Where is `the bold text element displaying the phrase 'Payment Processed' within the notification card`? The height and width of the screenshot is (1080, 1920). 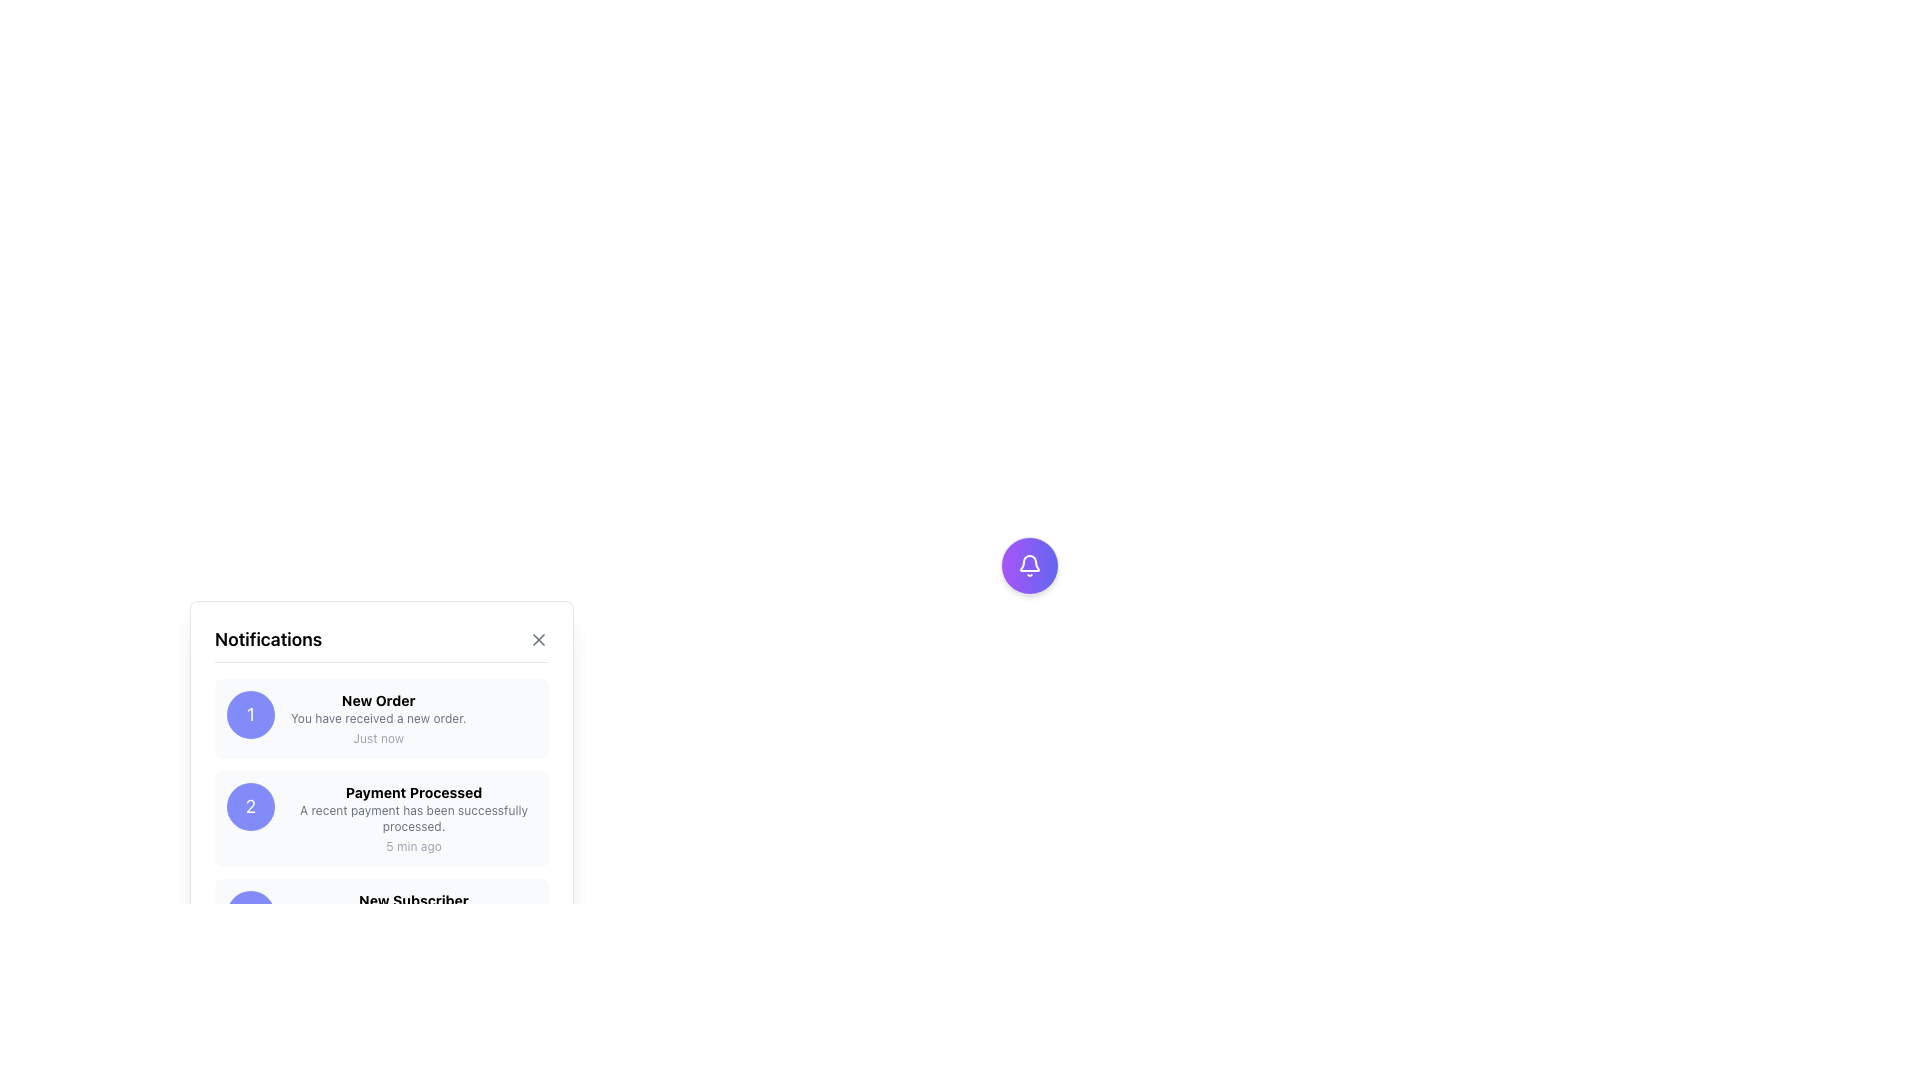
the bold text element displaying the phrase 'Payment Processed' within the notification card is located at coordinates (412, 792).